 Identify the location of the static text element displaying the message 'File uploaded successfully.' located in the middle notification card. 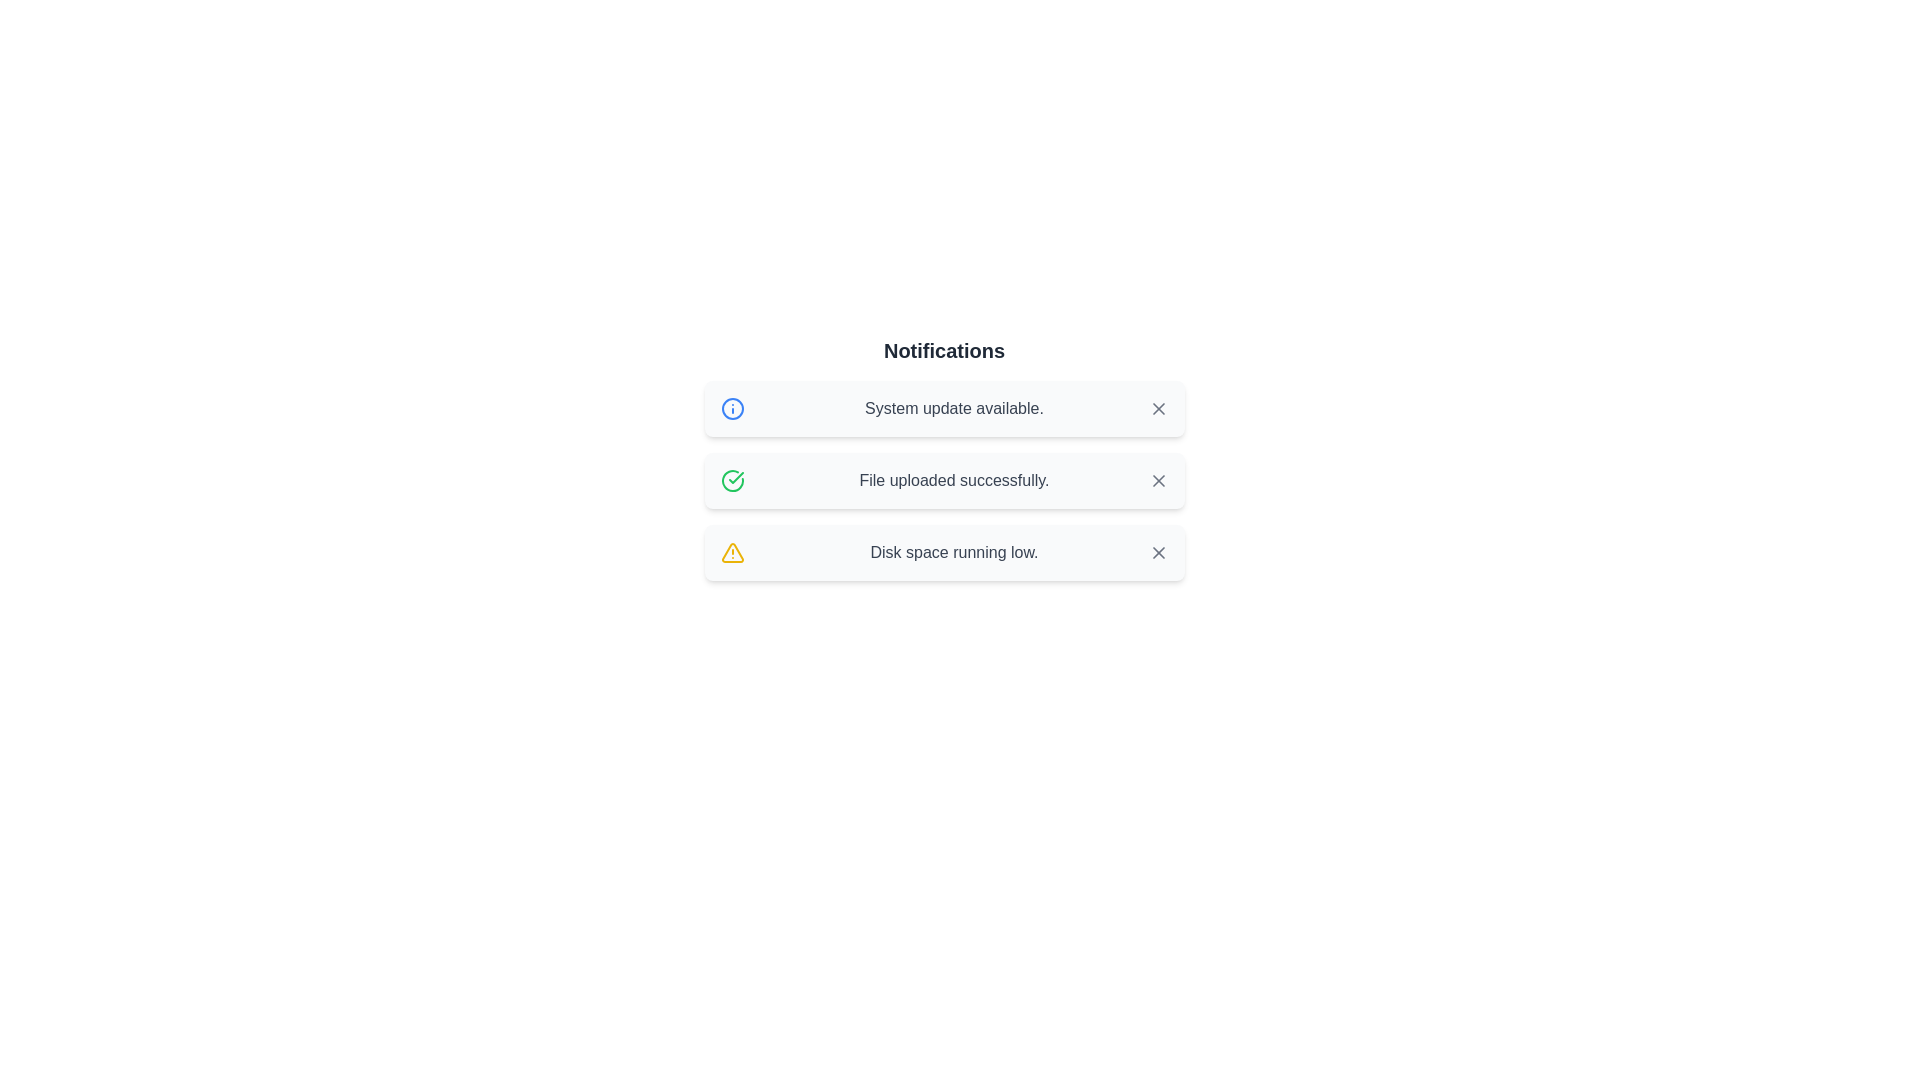
(953, 481).